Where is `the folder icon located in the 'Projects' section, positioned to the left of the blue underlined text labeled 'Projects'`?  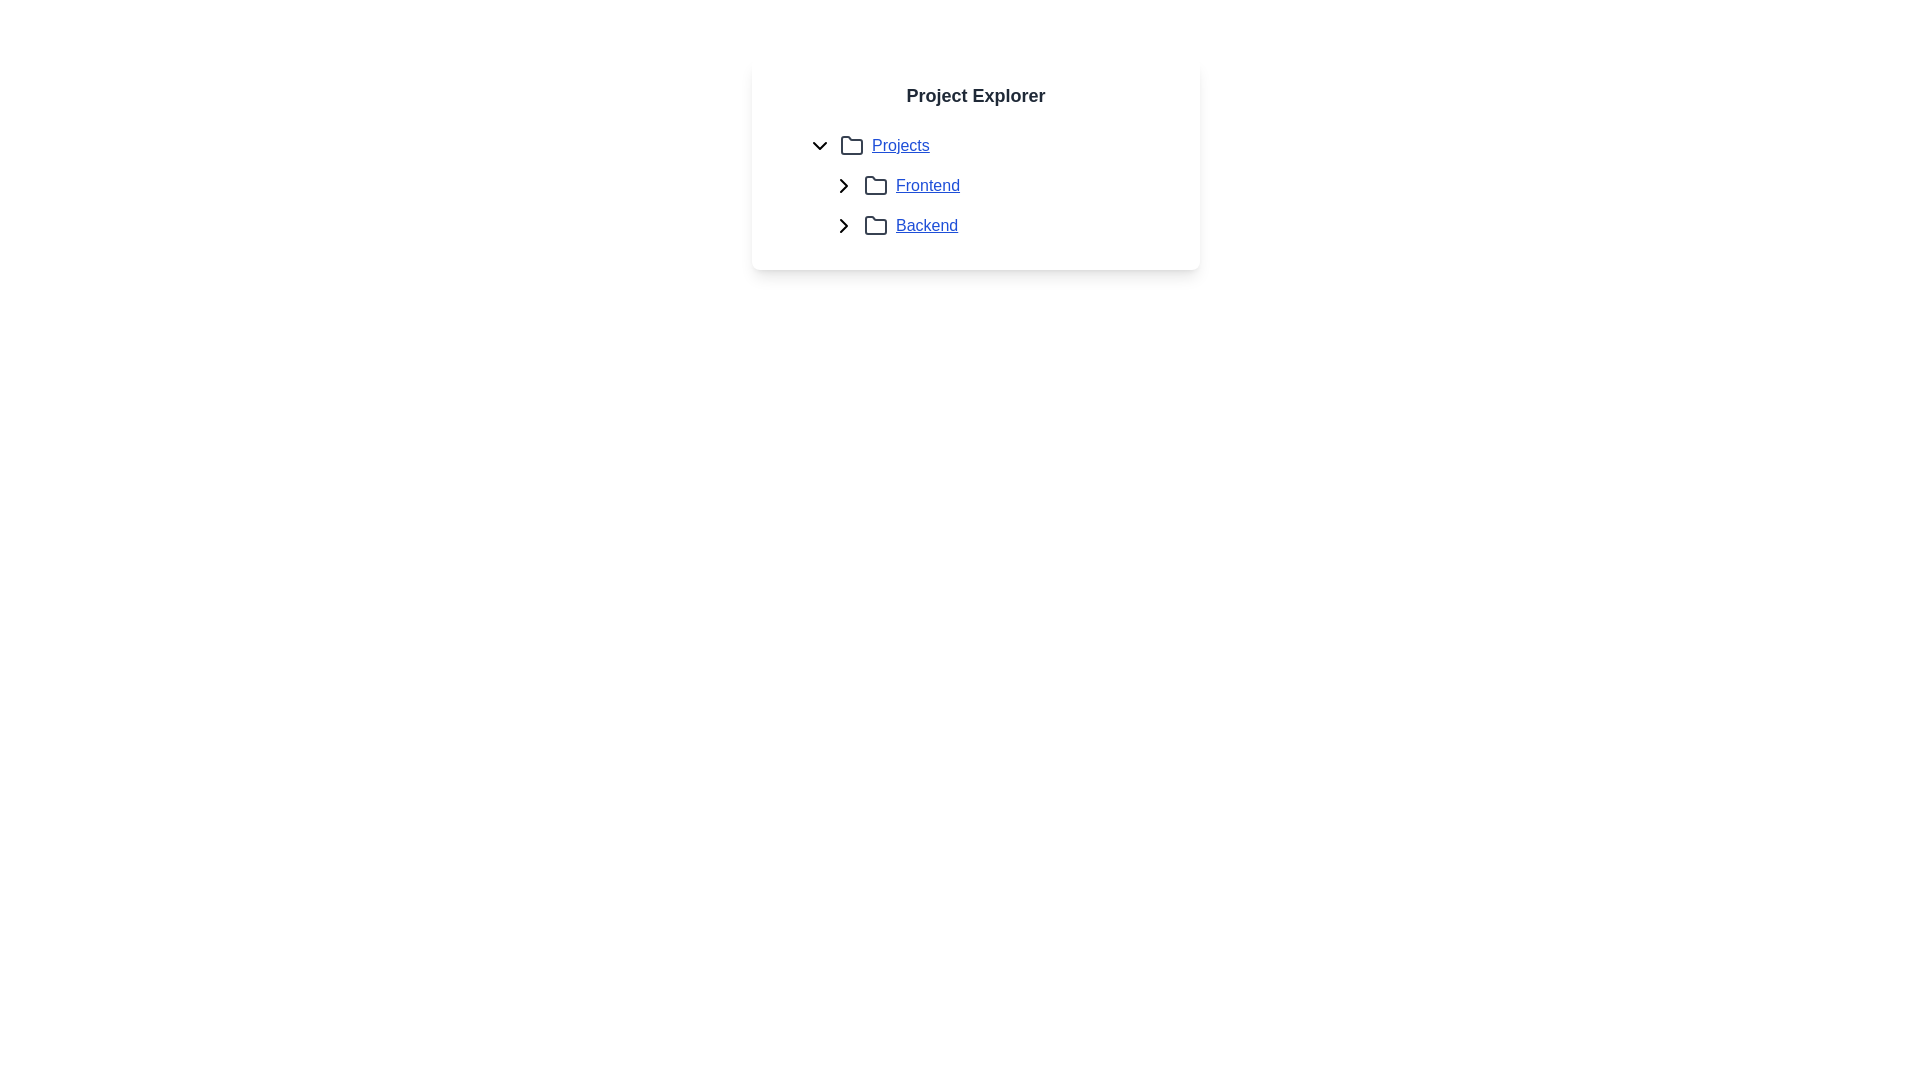
the folder icon located in the 'Projects' section, positioned to the left of the blue underlined text labeled 'Projects' is located at coordinates (851, 145).